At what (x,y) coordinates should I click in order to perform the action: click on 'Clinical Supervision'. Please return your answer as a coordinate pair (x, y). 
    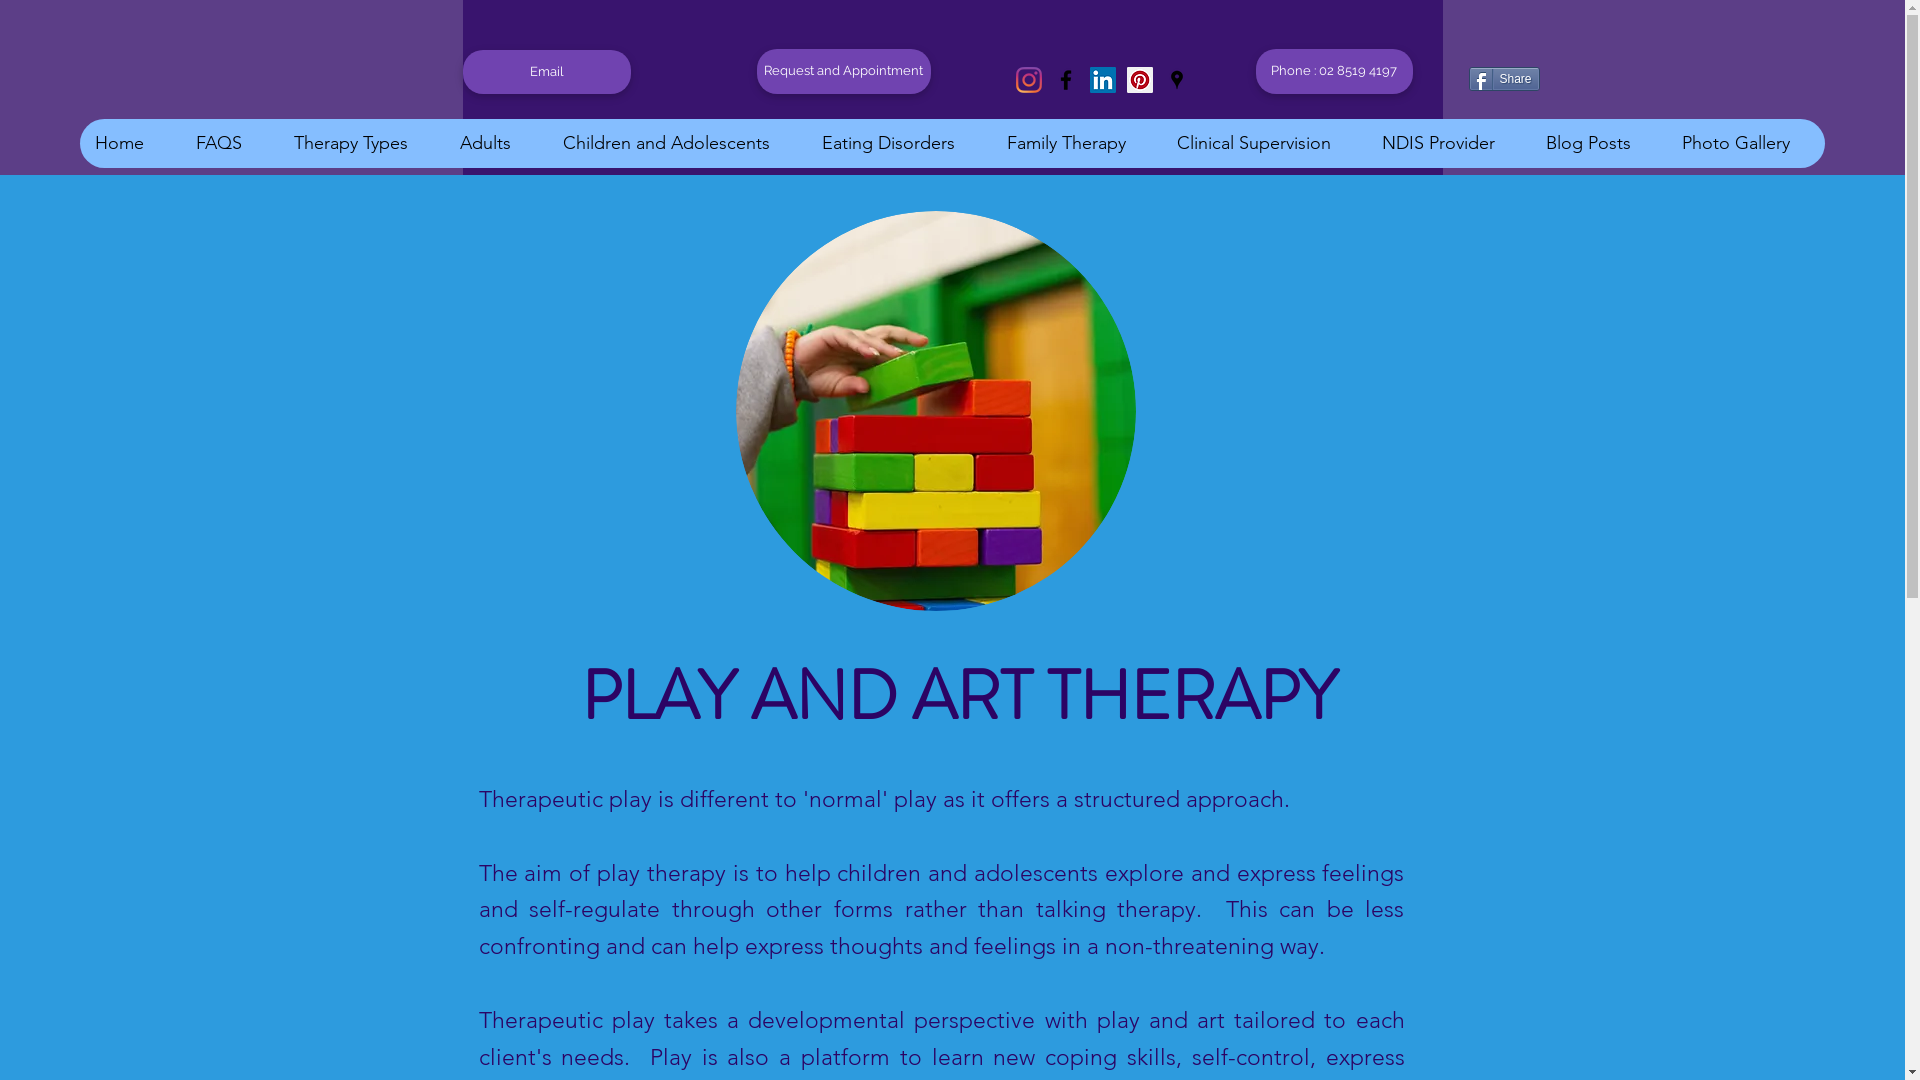
    Looking at the image, I should click on (1262, 142).